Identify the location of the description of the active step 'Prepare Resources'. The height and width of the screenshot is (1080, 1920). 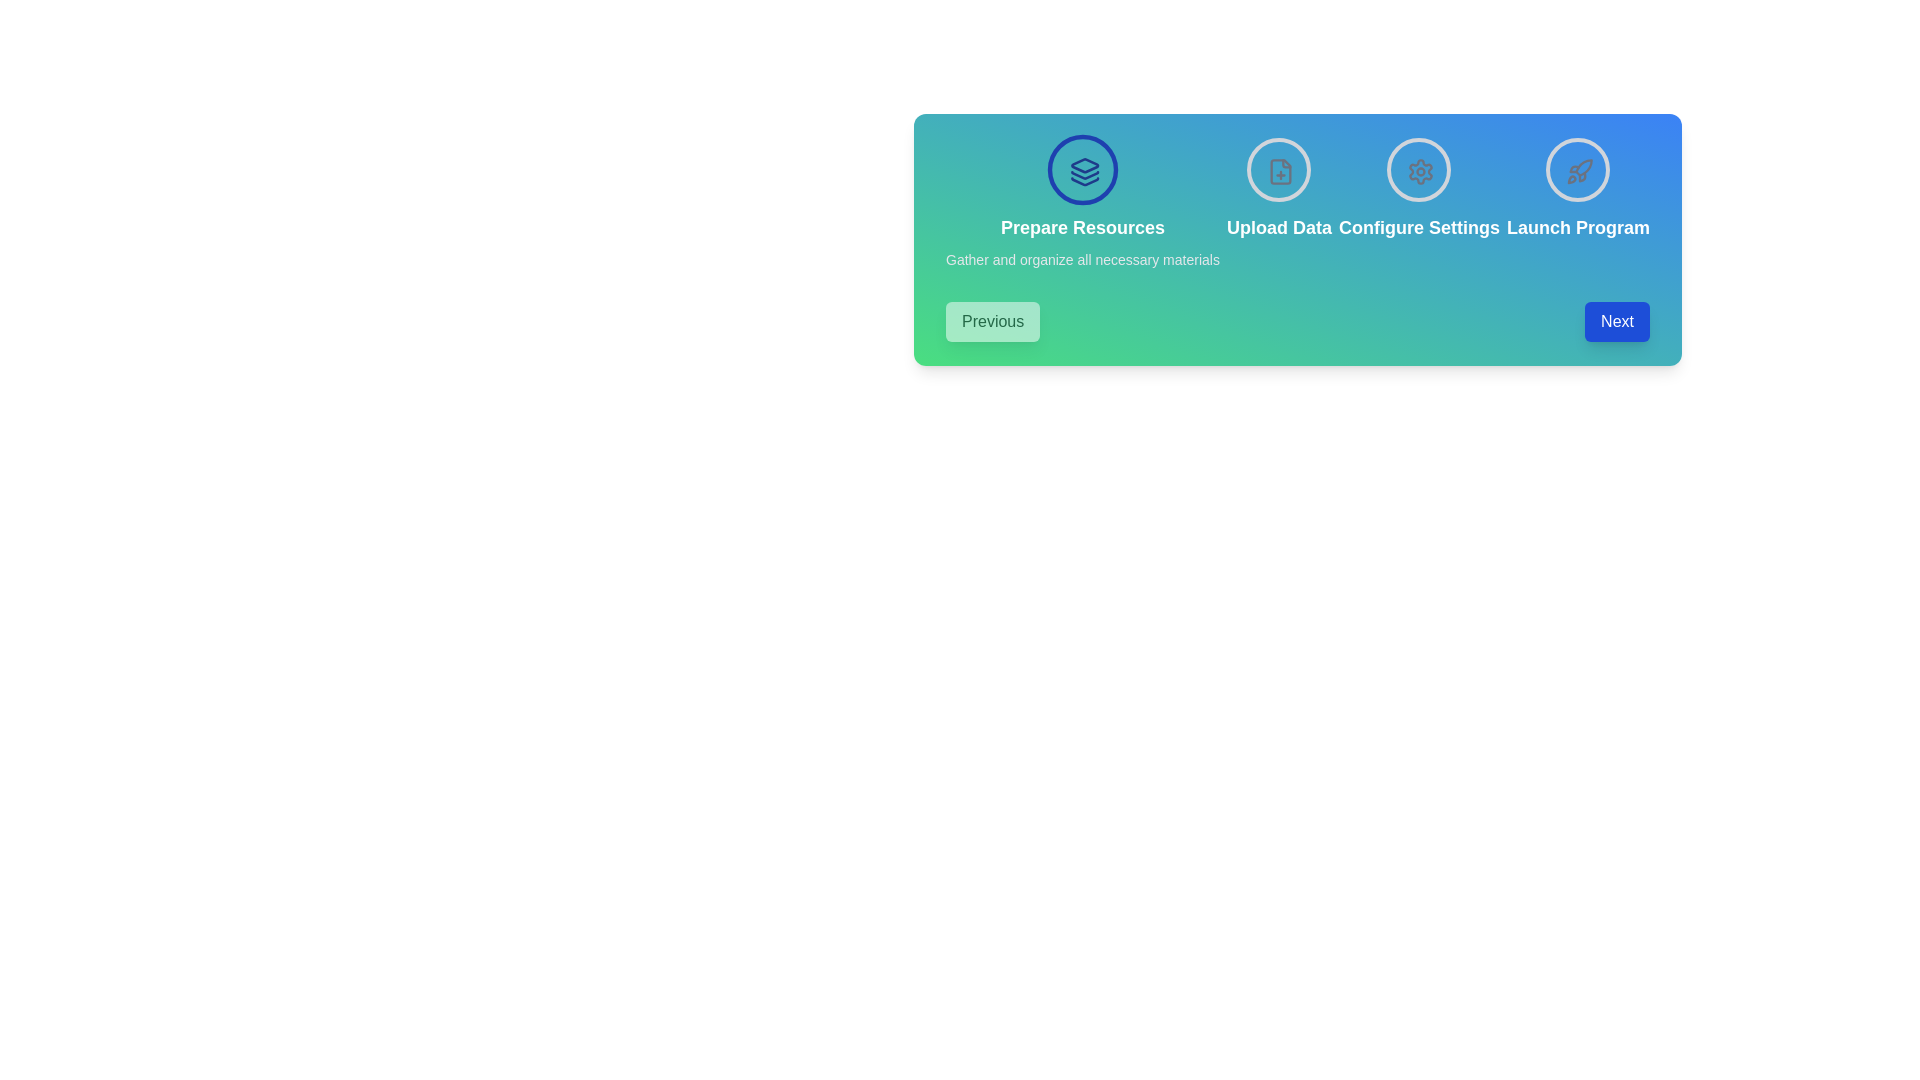
(1081, 258).